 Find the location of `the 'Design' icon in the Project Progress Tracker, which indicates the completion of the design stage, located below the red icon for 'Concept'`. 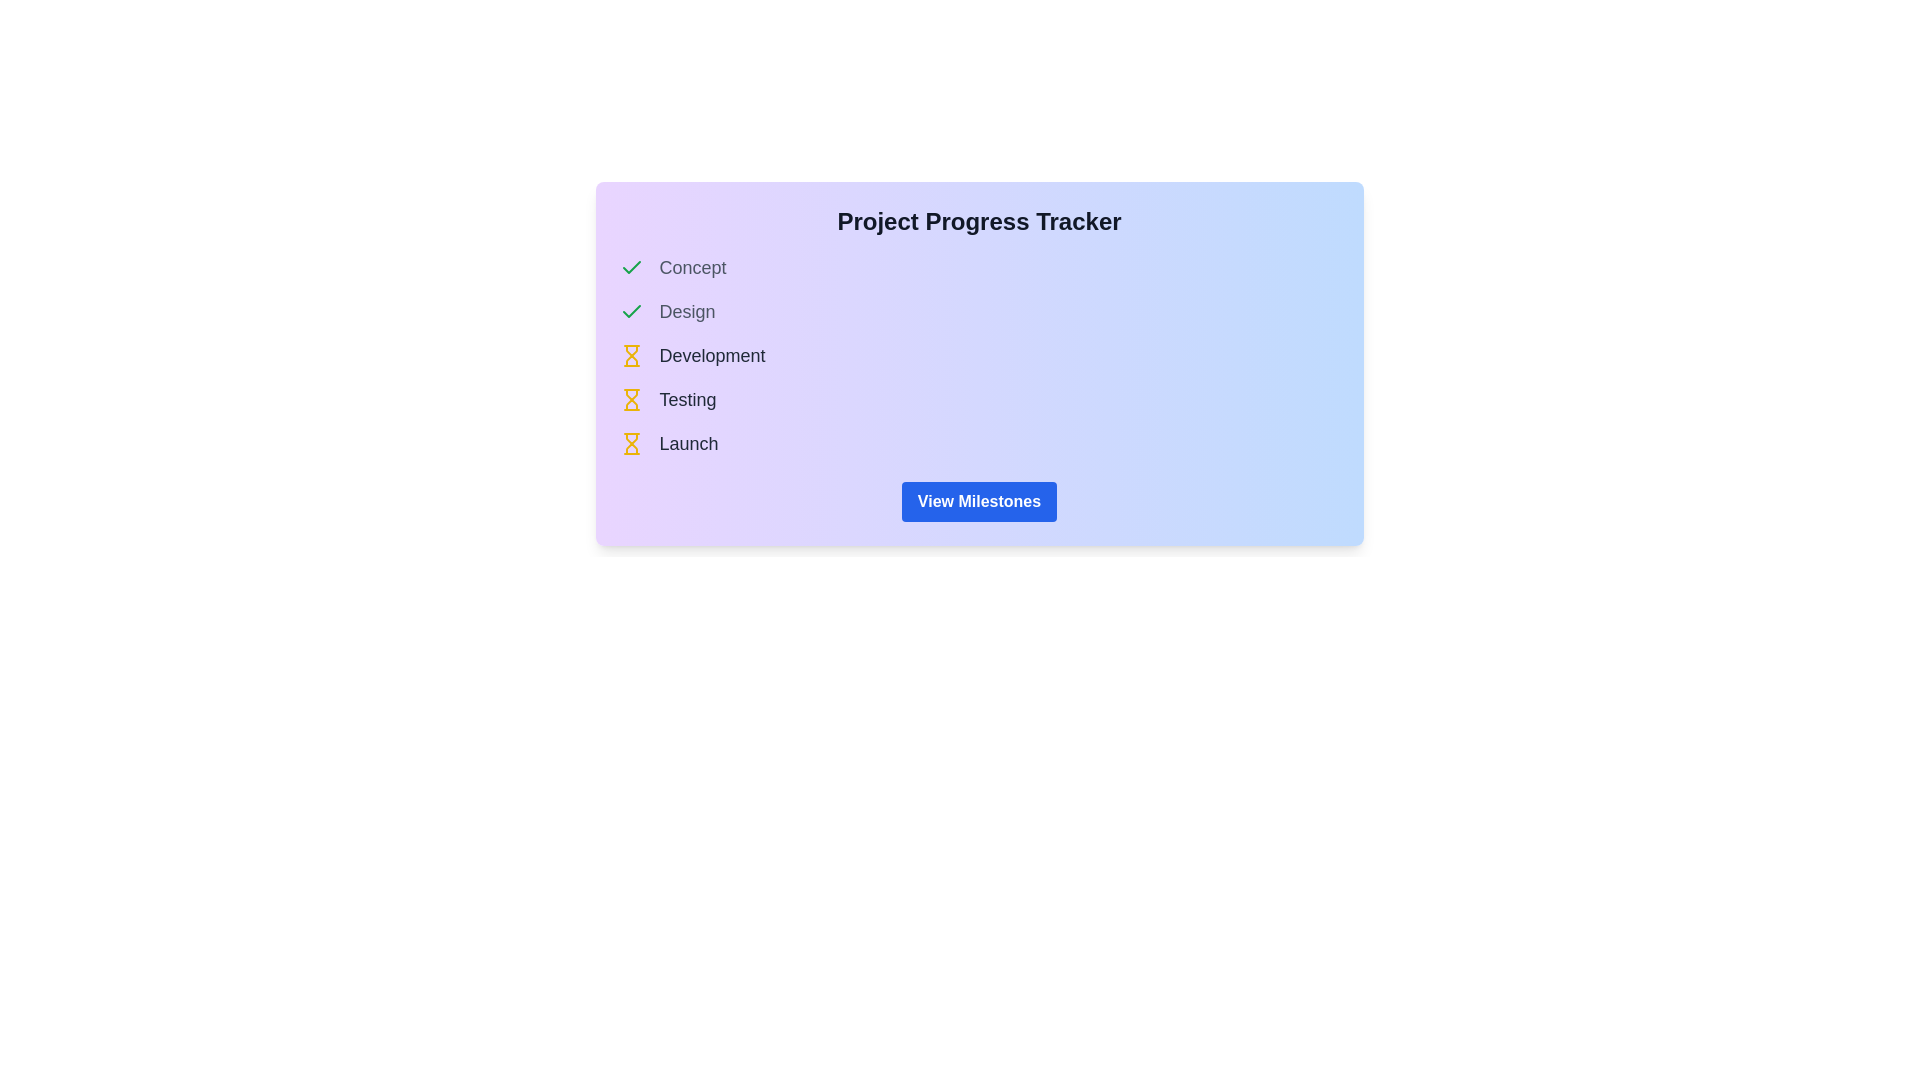

the 'Design' icon in the Project Progress Tracker, which indicates the completion of the design stage, located below the red icon for 'Concept' is located at coordinates (630, 266).